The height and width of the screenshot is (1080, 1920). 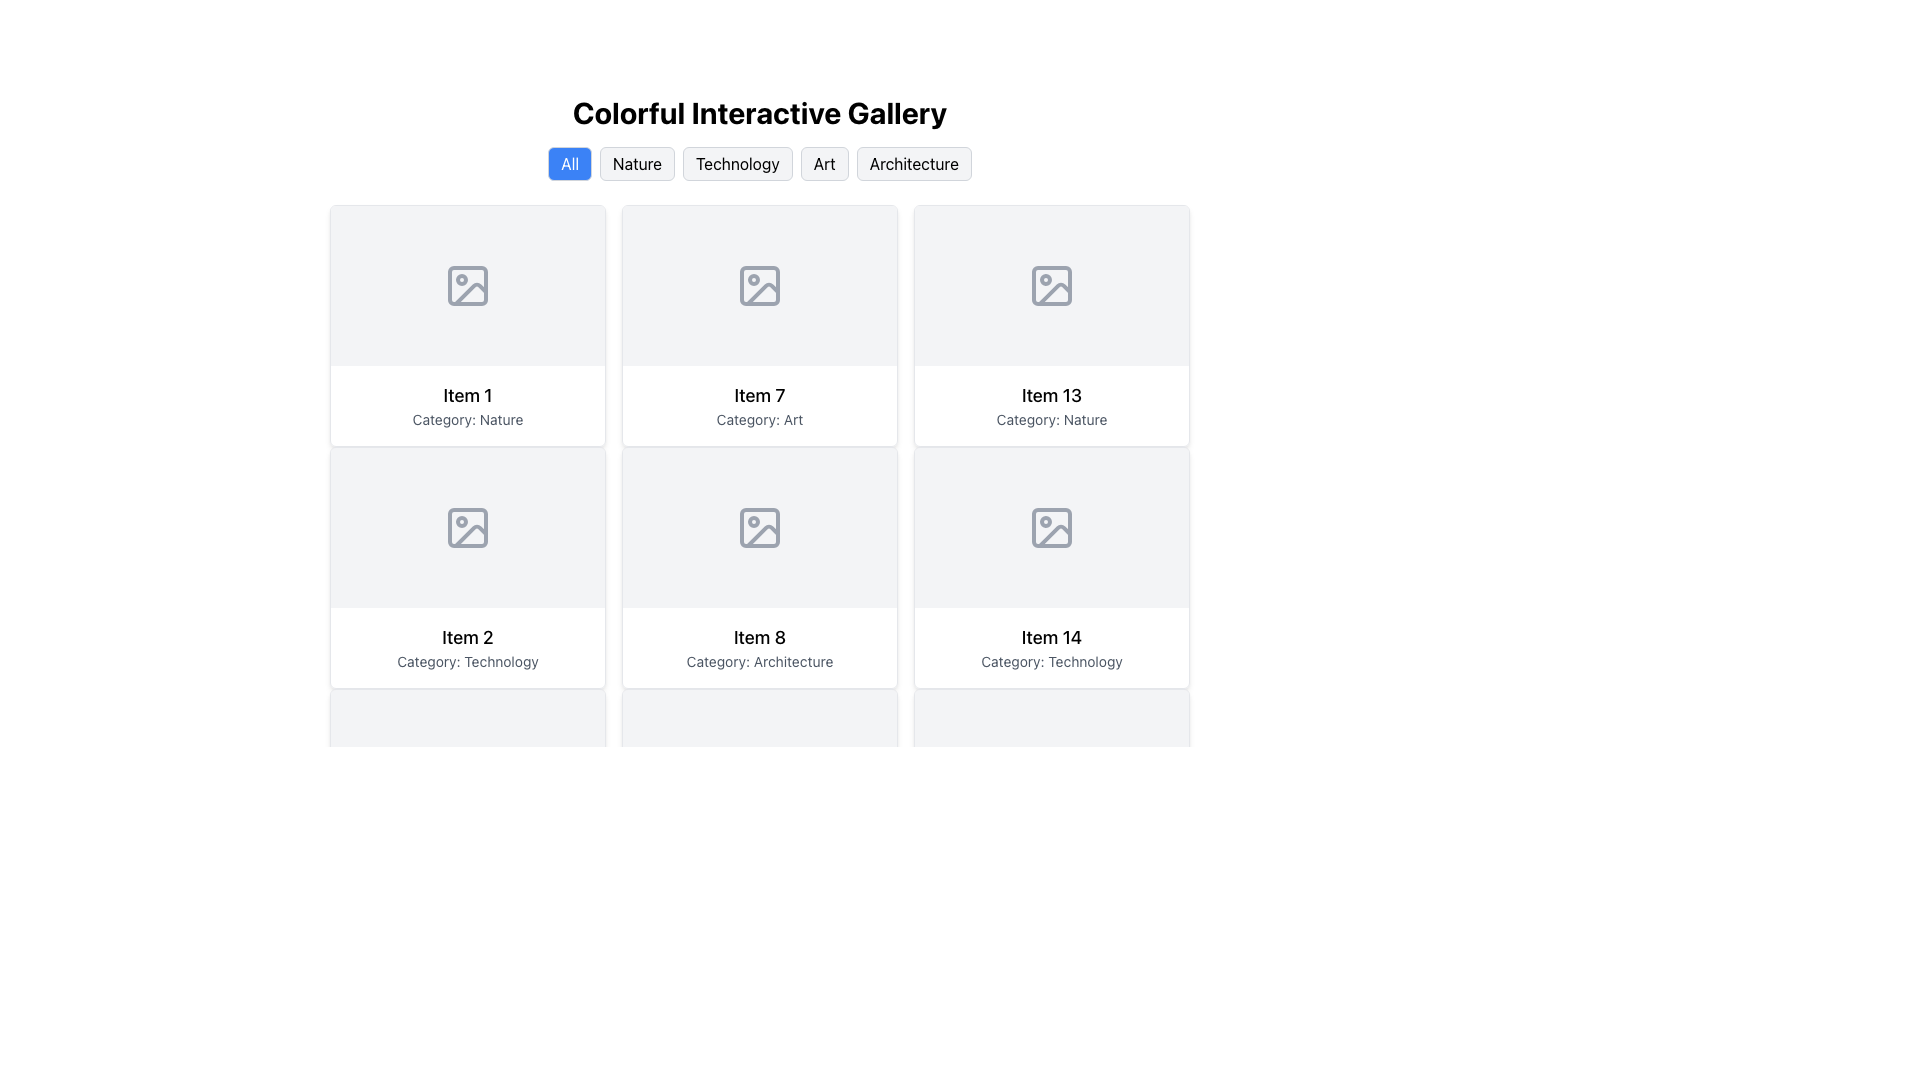 I want to click on the button associated with 'Item 7' in the Art category, so click(x=734, y=325).